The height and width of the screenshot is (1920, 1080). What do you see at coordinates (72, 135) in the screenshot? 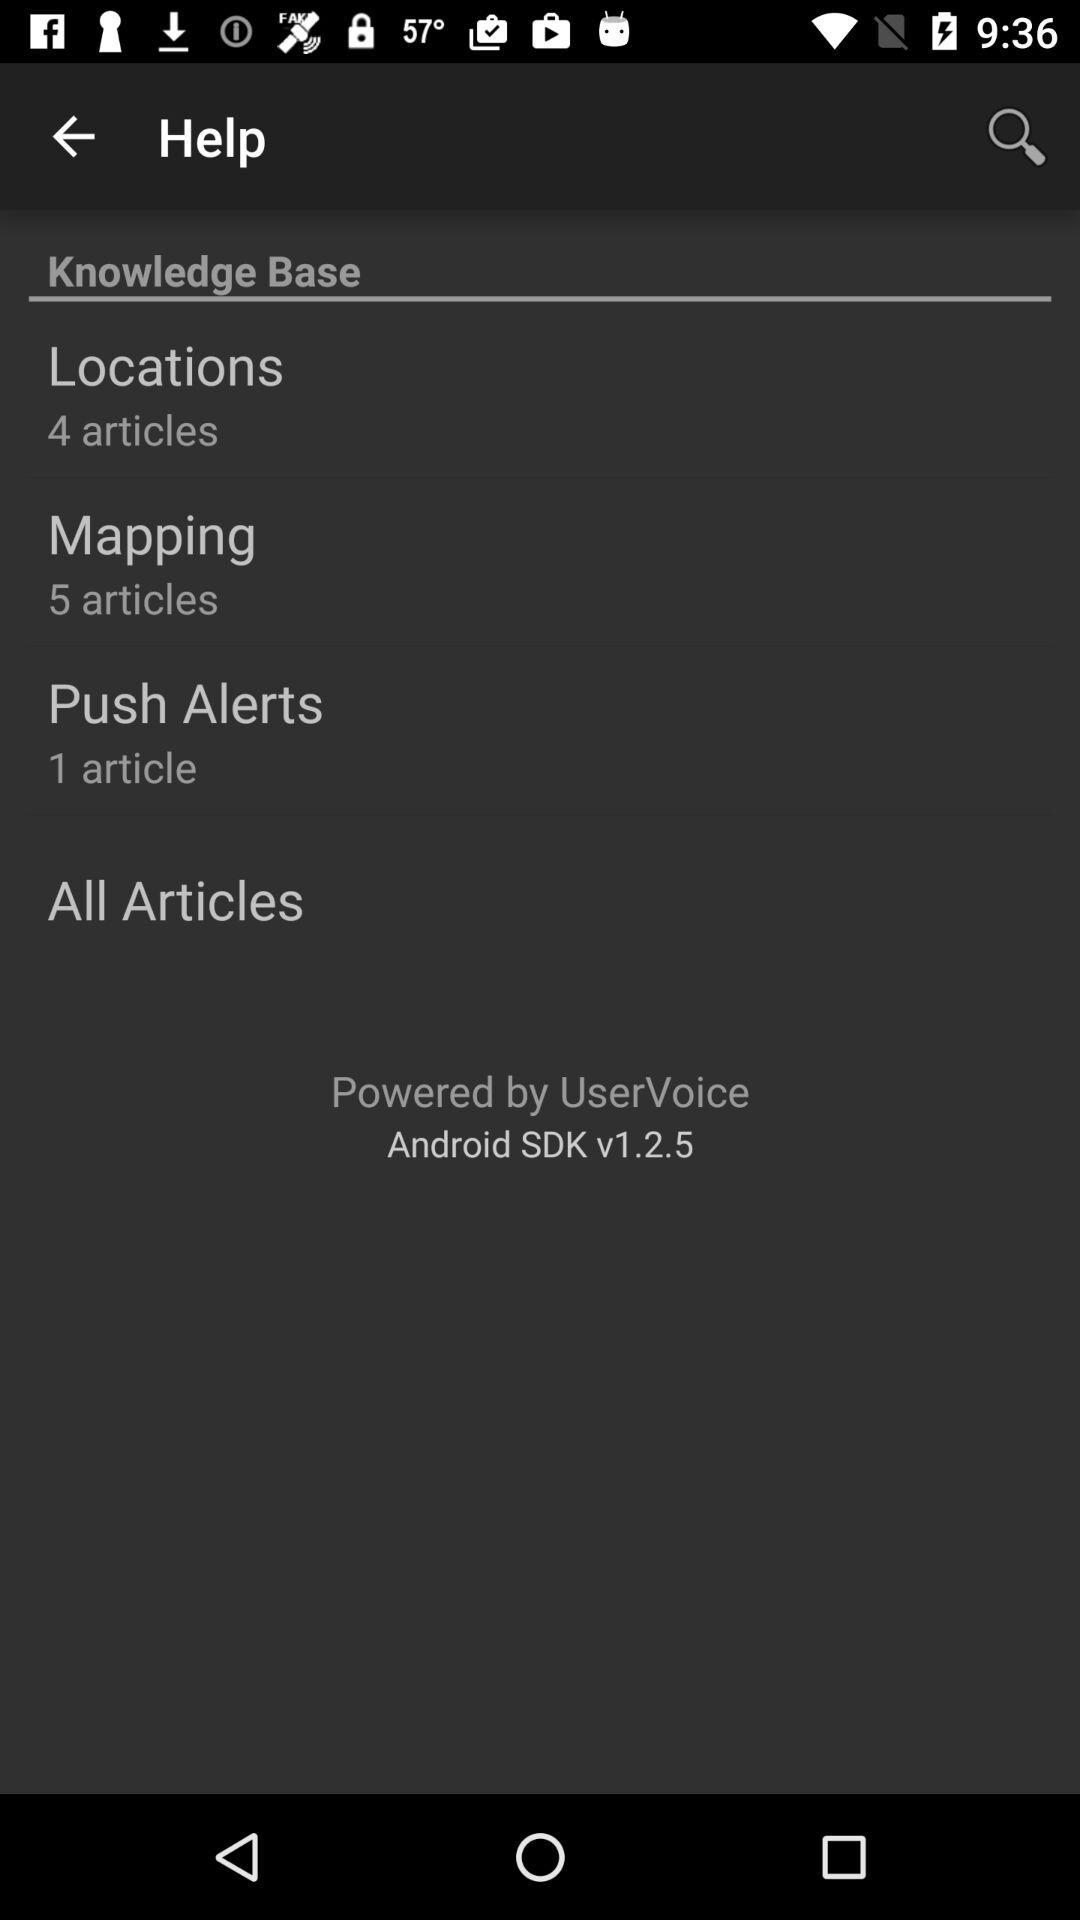
I see `the item next to help icon` at bounding box center [72, 135].